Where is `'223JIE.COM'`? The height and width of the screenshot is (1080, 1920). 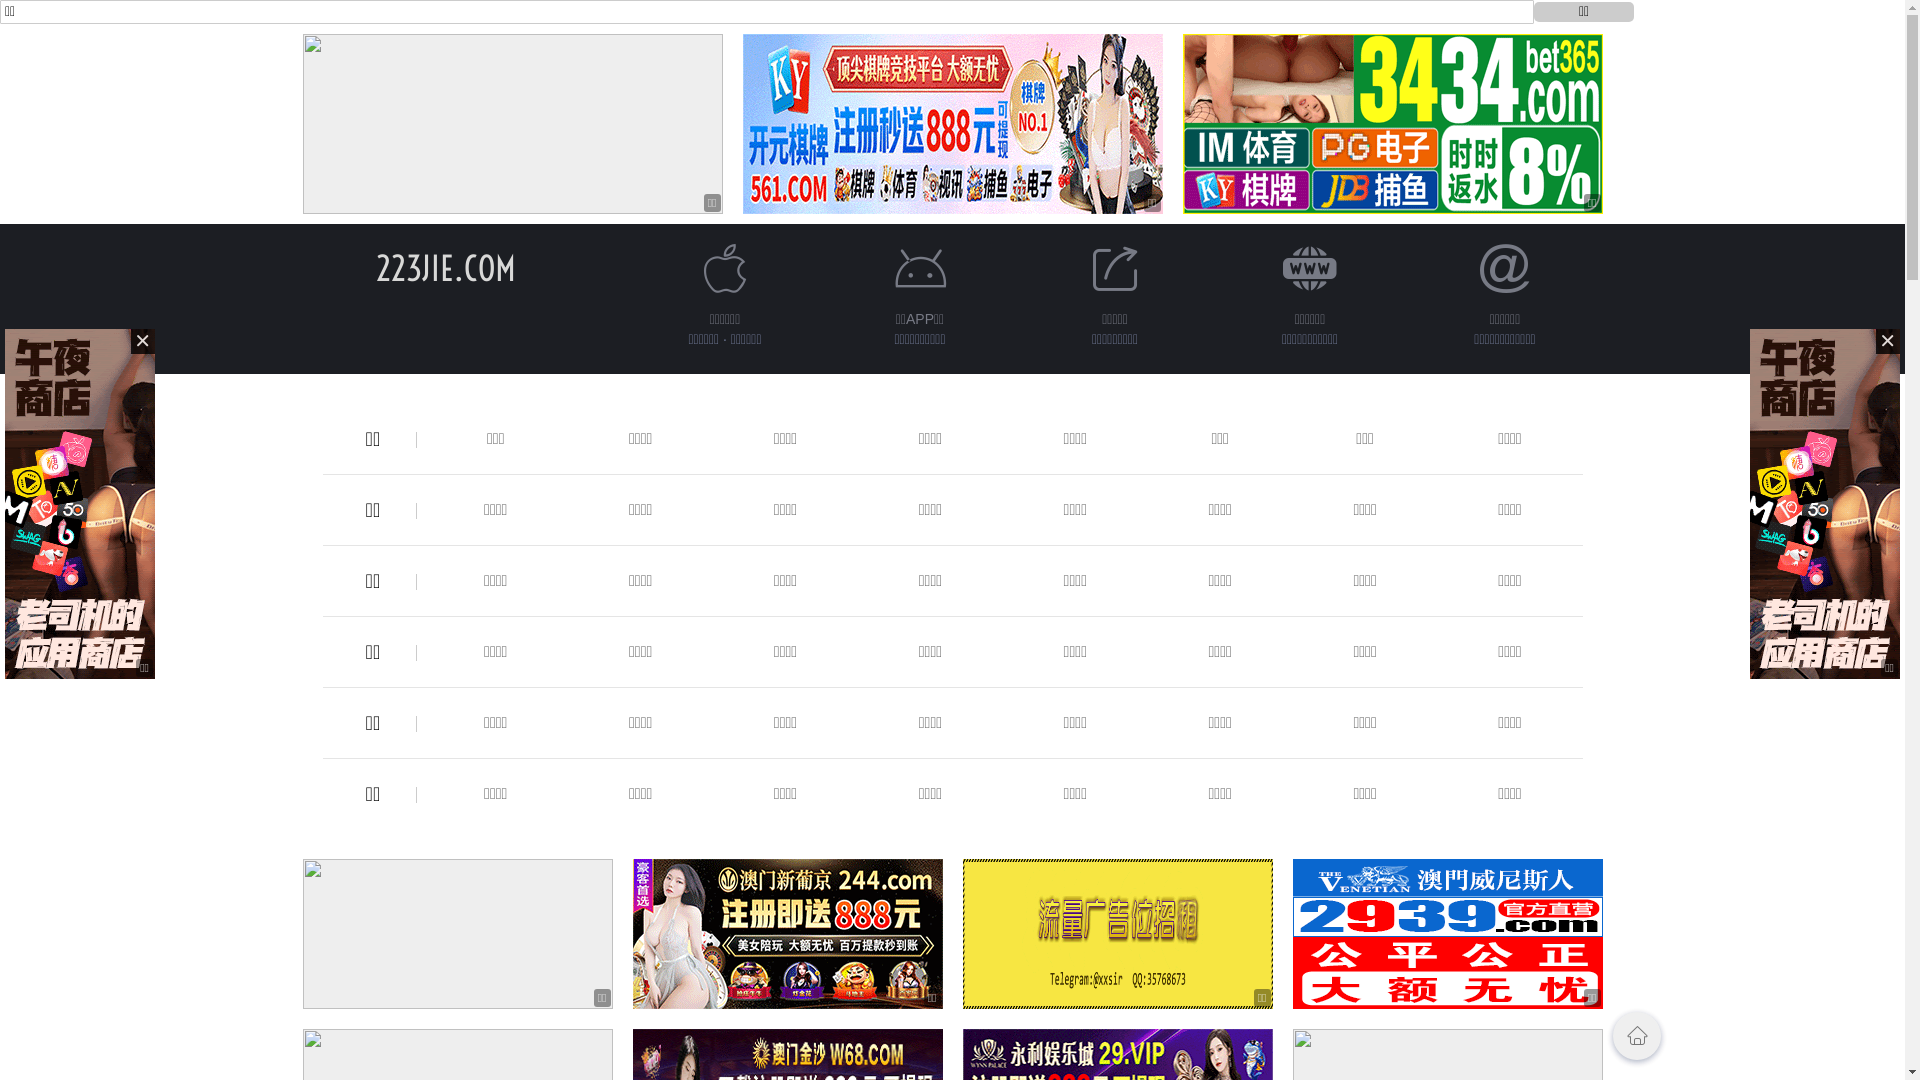
'223JIE.COM' is located at coordinates (375, 267).